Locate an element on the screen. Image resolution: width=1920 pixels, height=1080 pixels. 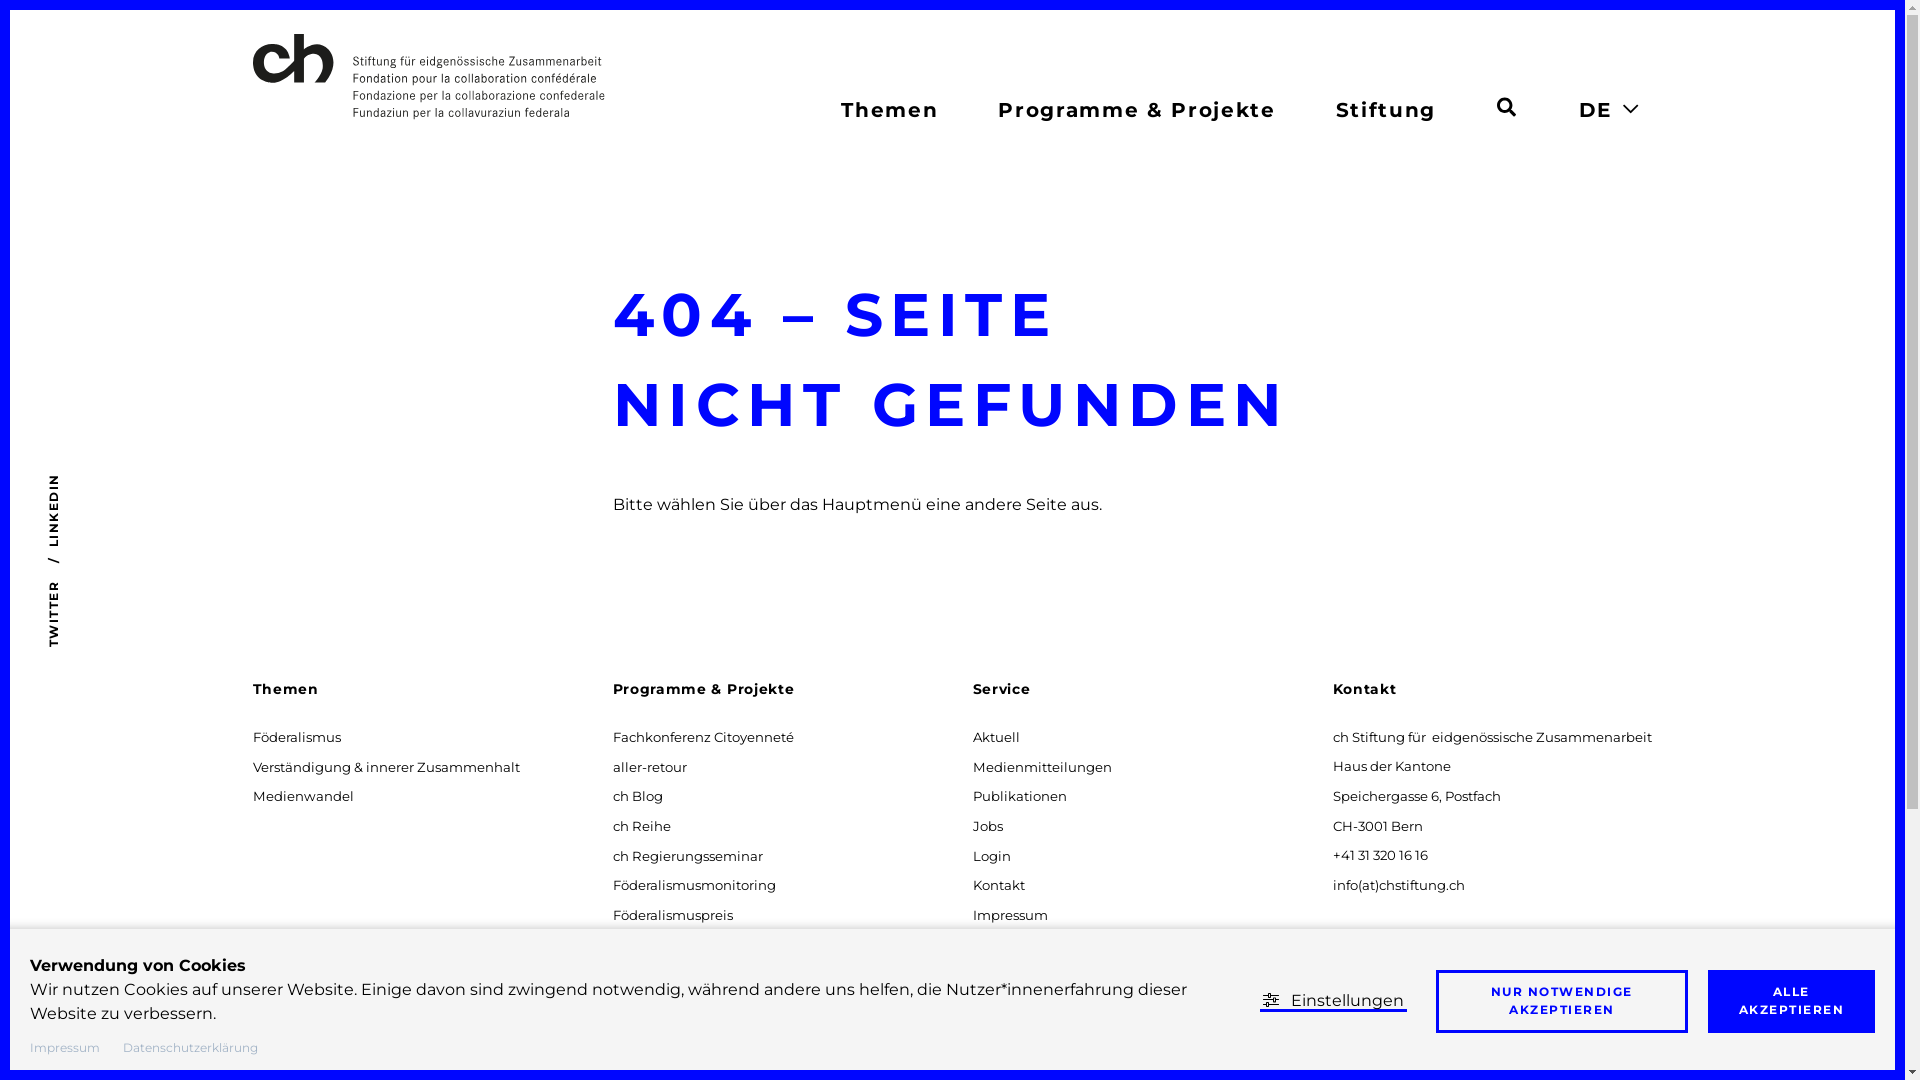
'Suche' is located at coordinates (1505, 103).